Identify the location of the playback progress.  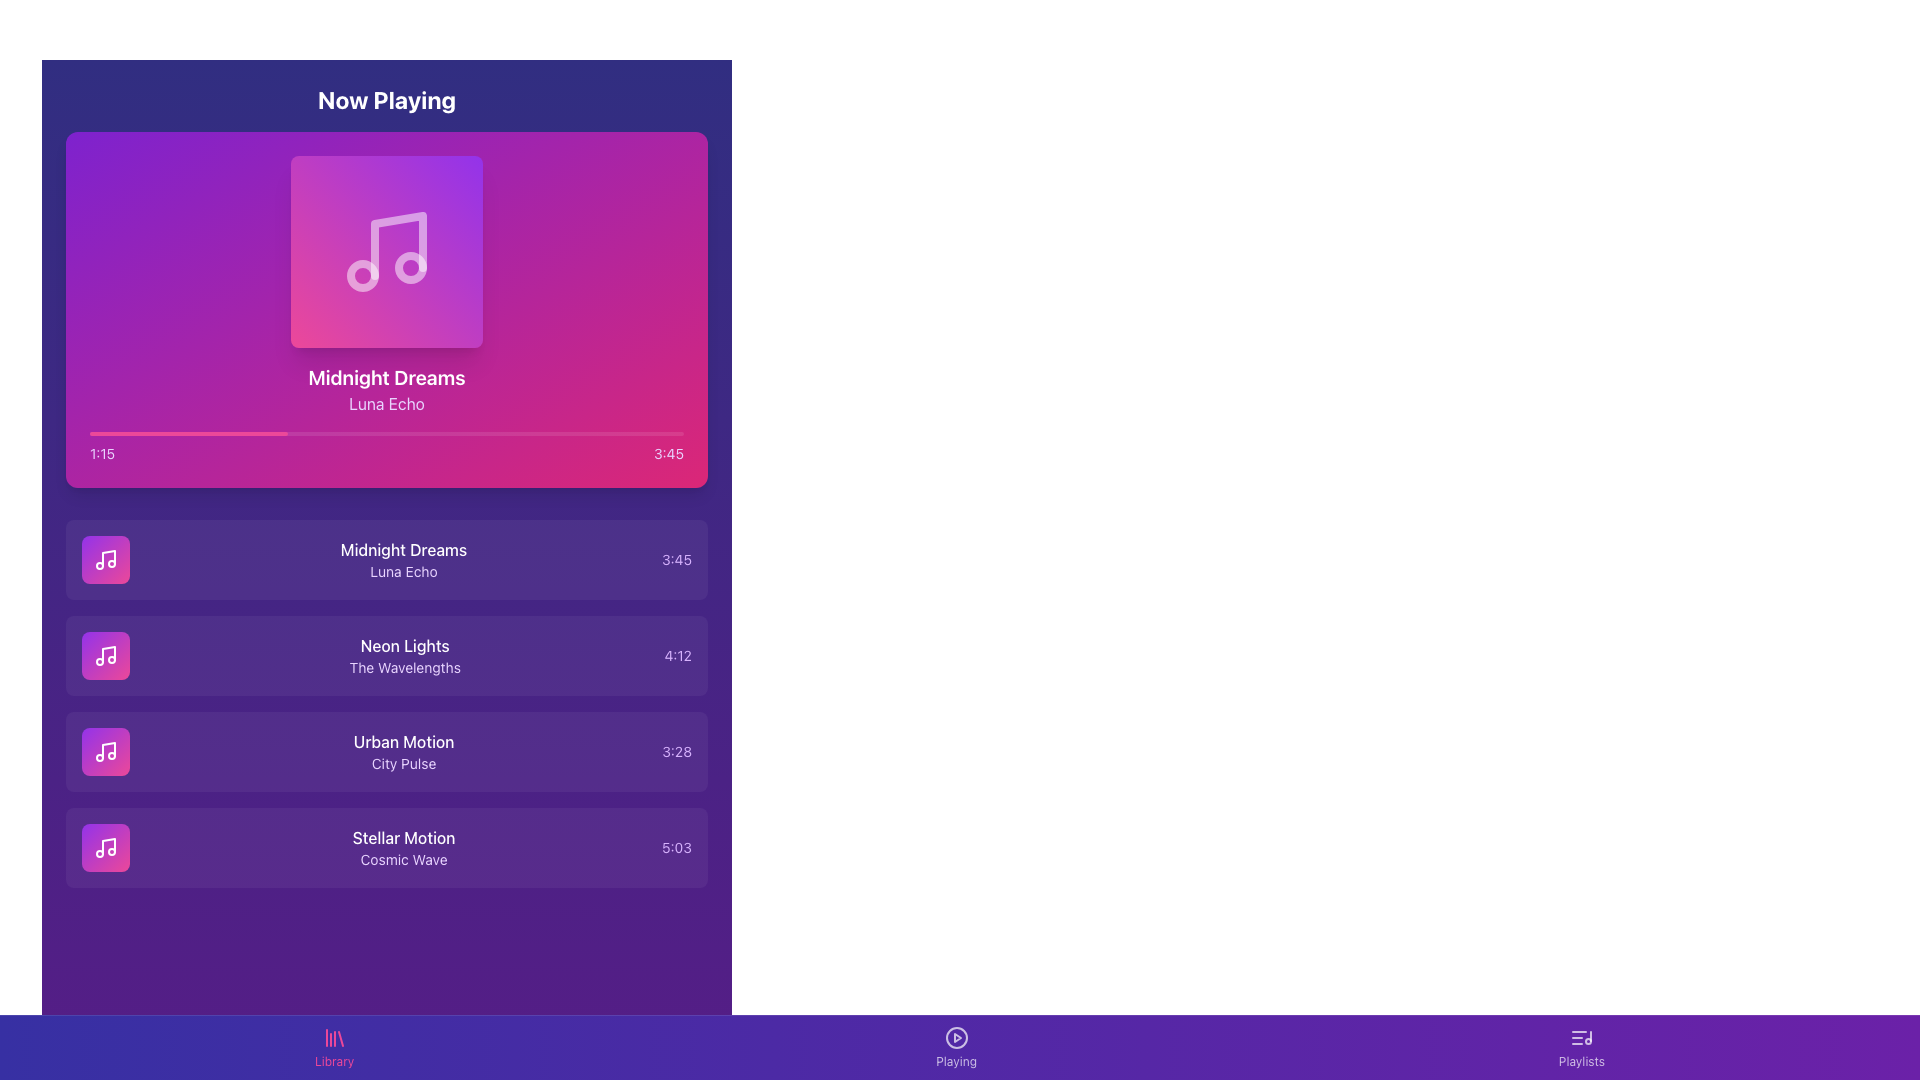
(662, 433).